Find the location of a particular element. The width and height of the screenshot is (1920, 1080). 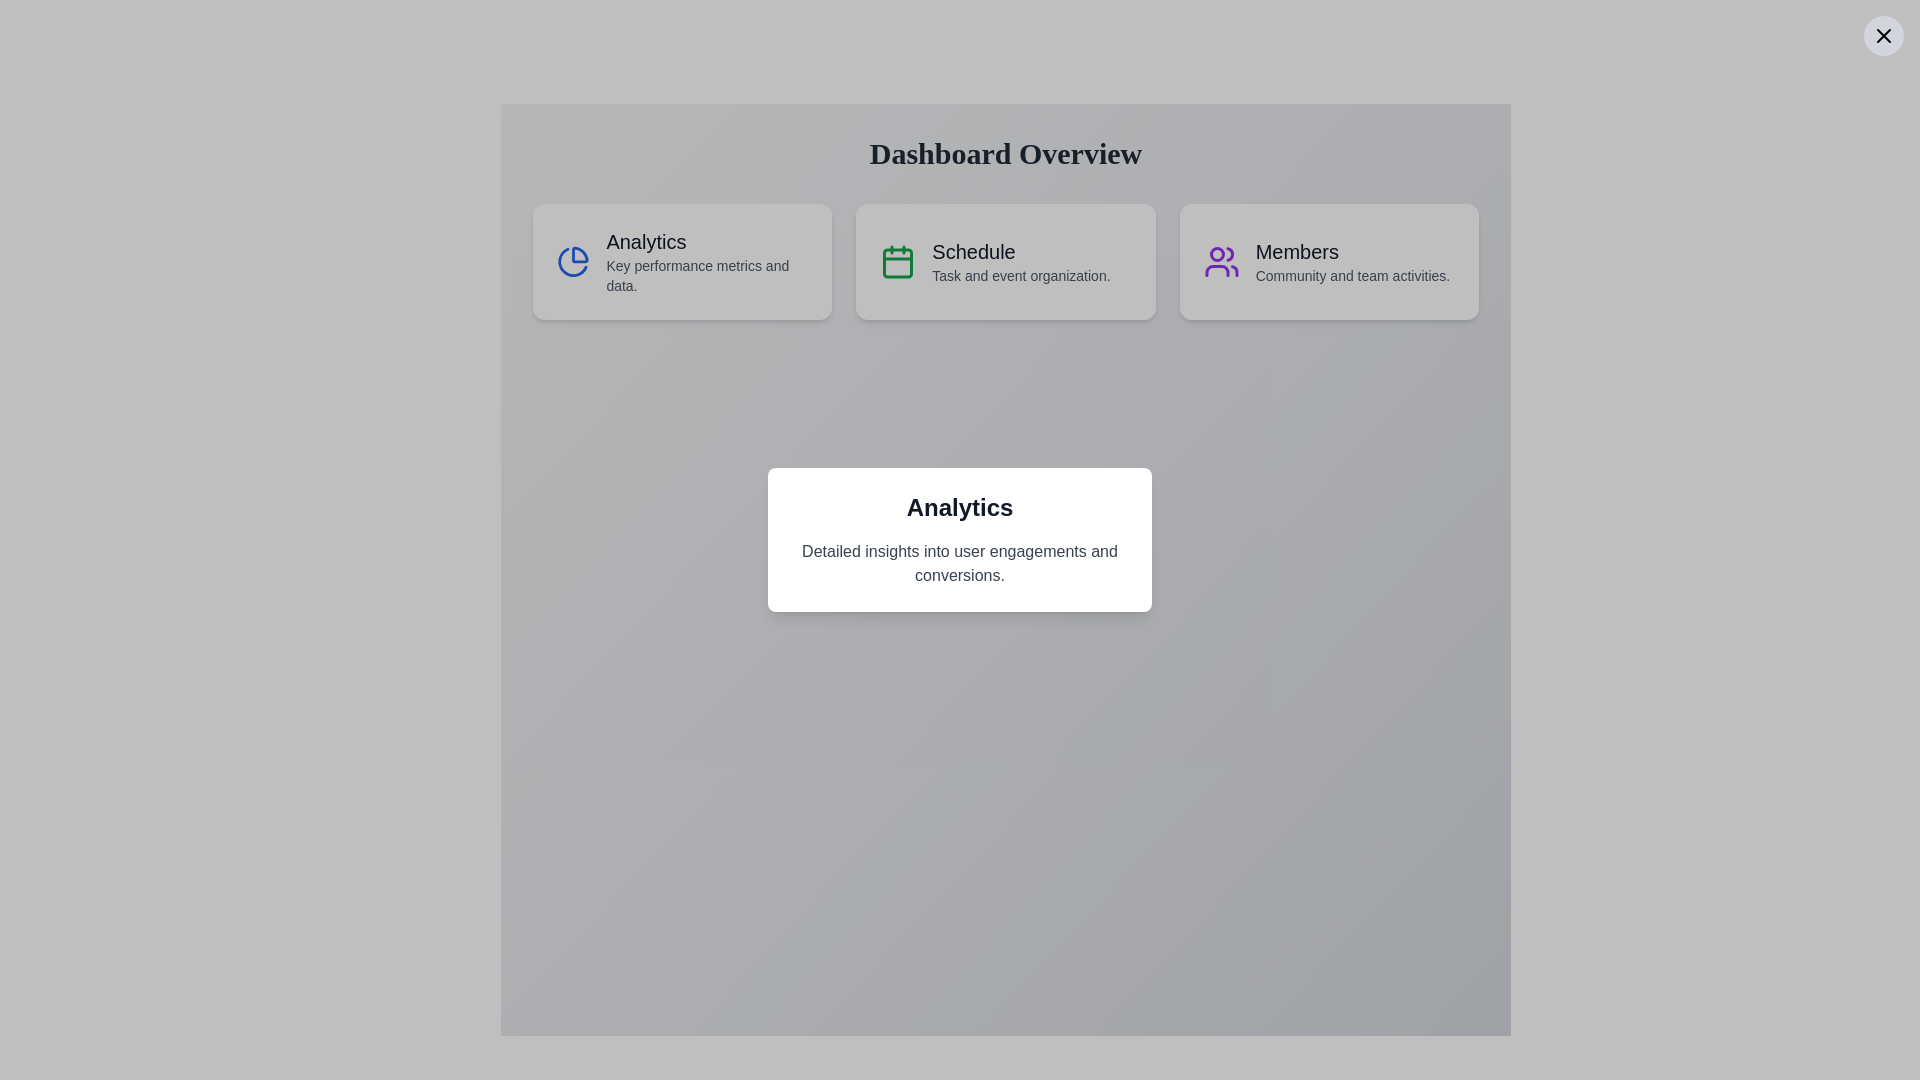

the text label reading 'Community and team activities.' which is styled in light gray and positioned below the 'Members' title on the rightmost card under 'Dashboard Overview.' is located at coordinates (1352, 276).